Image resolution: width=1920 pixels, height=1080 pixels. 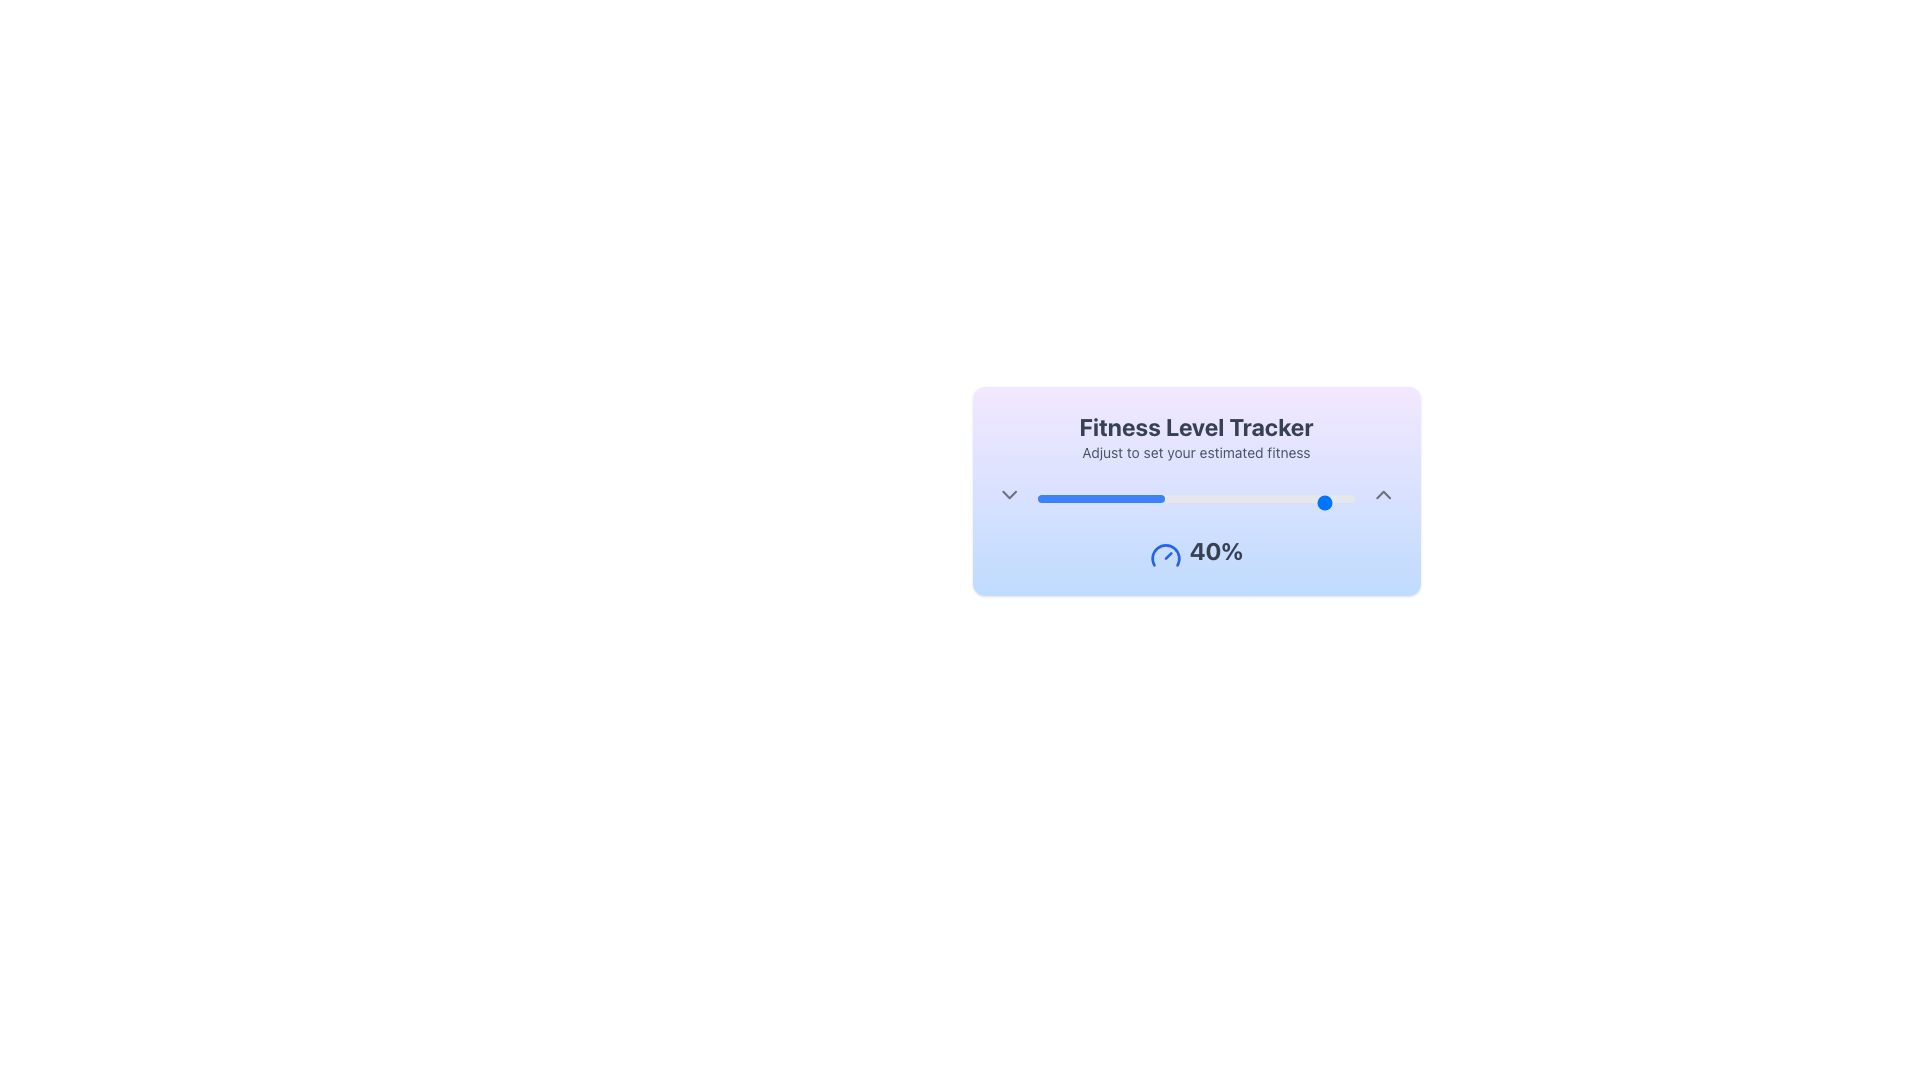 I want to click on the fitness level, so click(x=1139, y=497).